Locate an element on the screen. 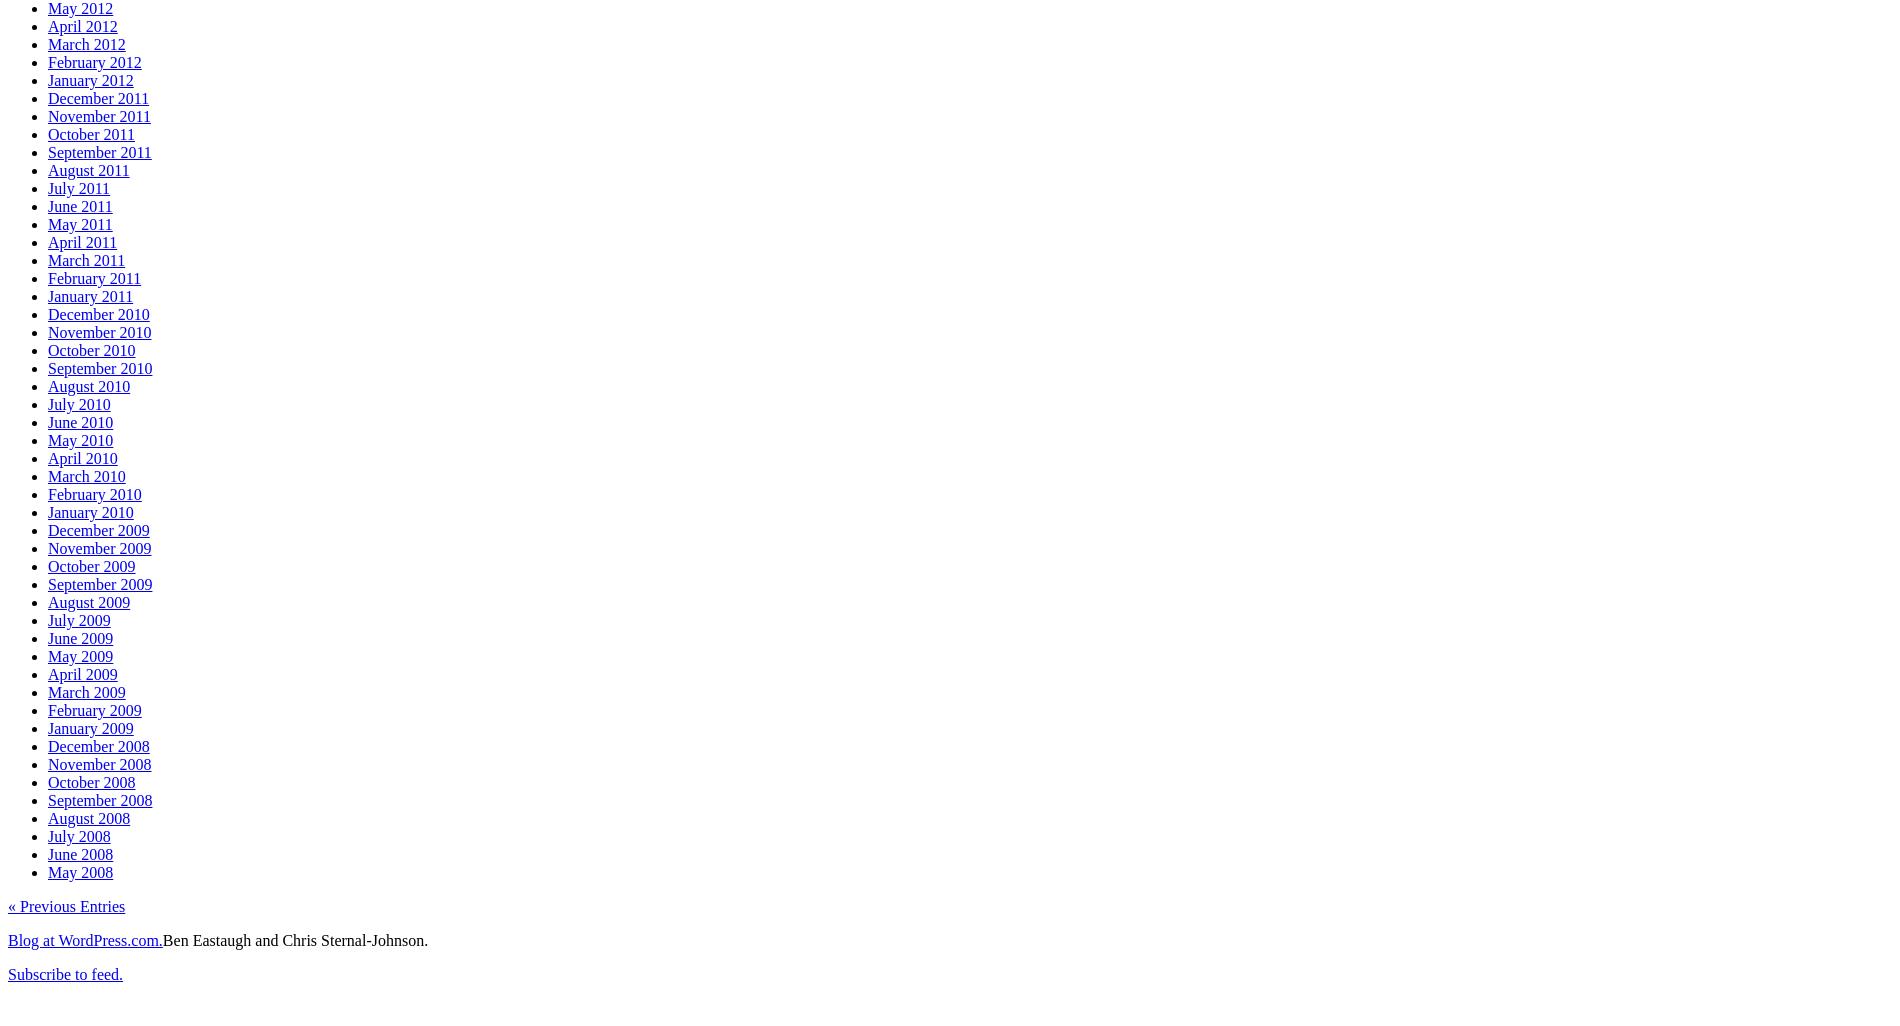 The height and width of the screenshot is (1026, 1900). 'March 2011' is located at coordinates (48, 258).